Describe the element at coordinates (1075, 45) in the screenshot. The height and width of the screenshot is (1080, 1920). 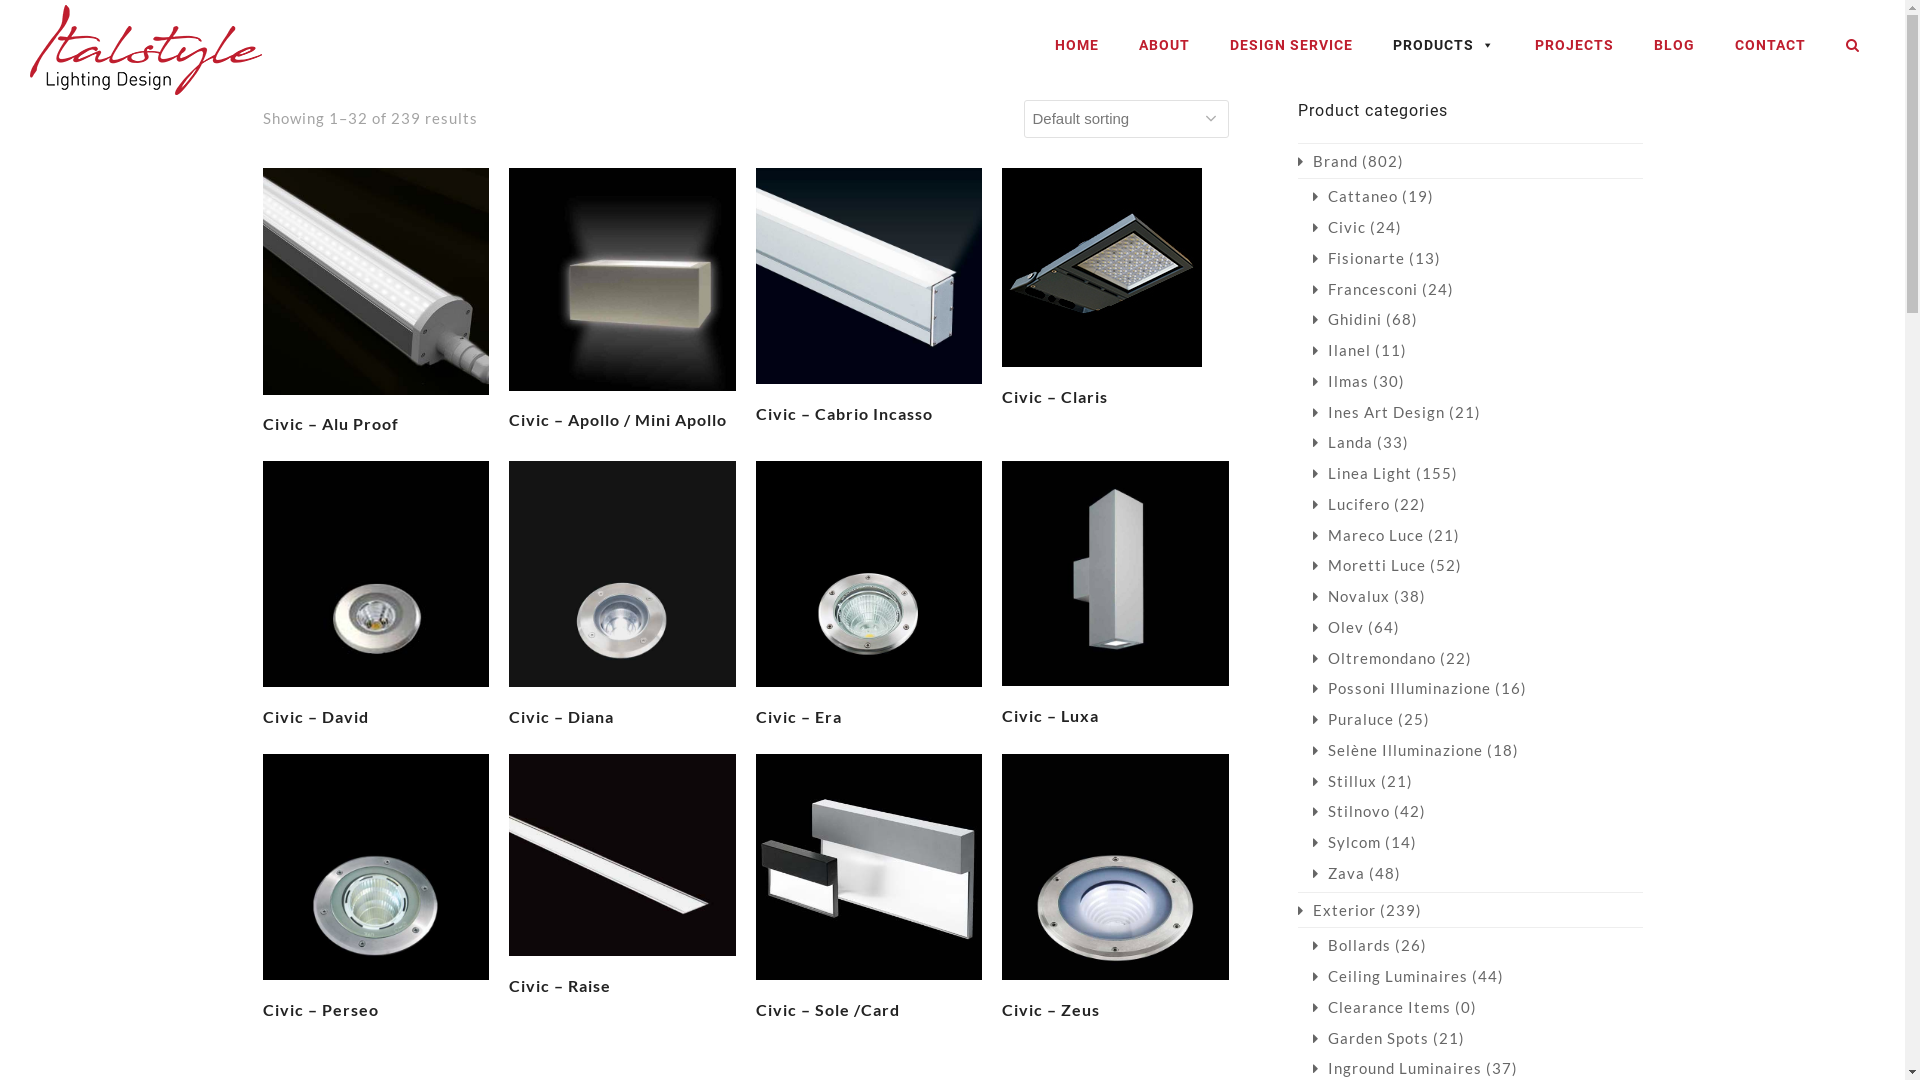
I see `'HOME'` at that location.